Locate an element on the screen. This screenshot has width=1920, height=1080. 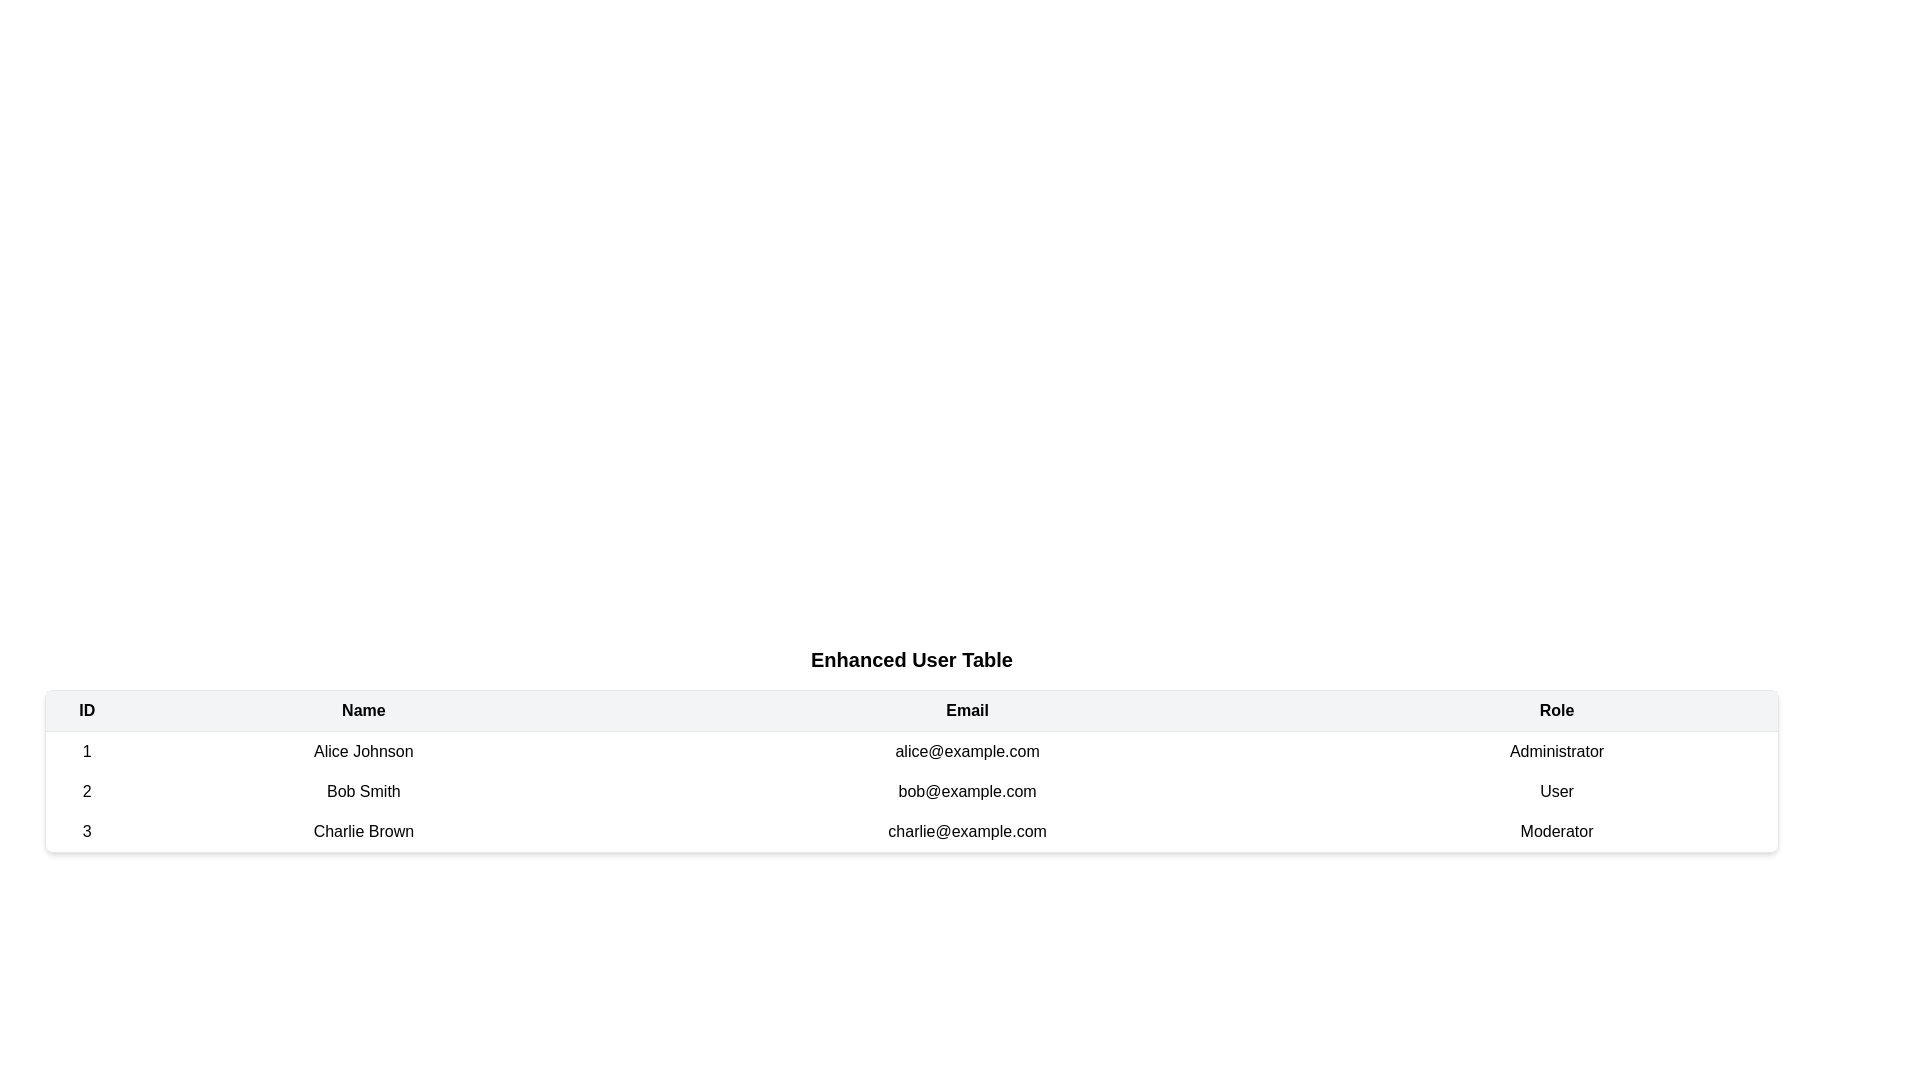
text label displaying 'User' located in the Role column for the user 'Bob Smith' is located at coordinates (1556, 790).